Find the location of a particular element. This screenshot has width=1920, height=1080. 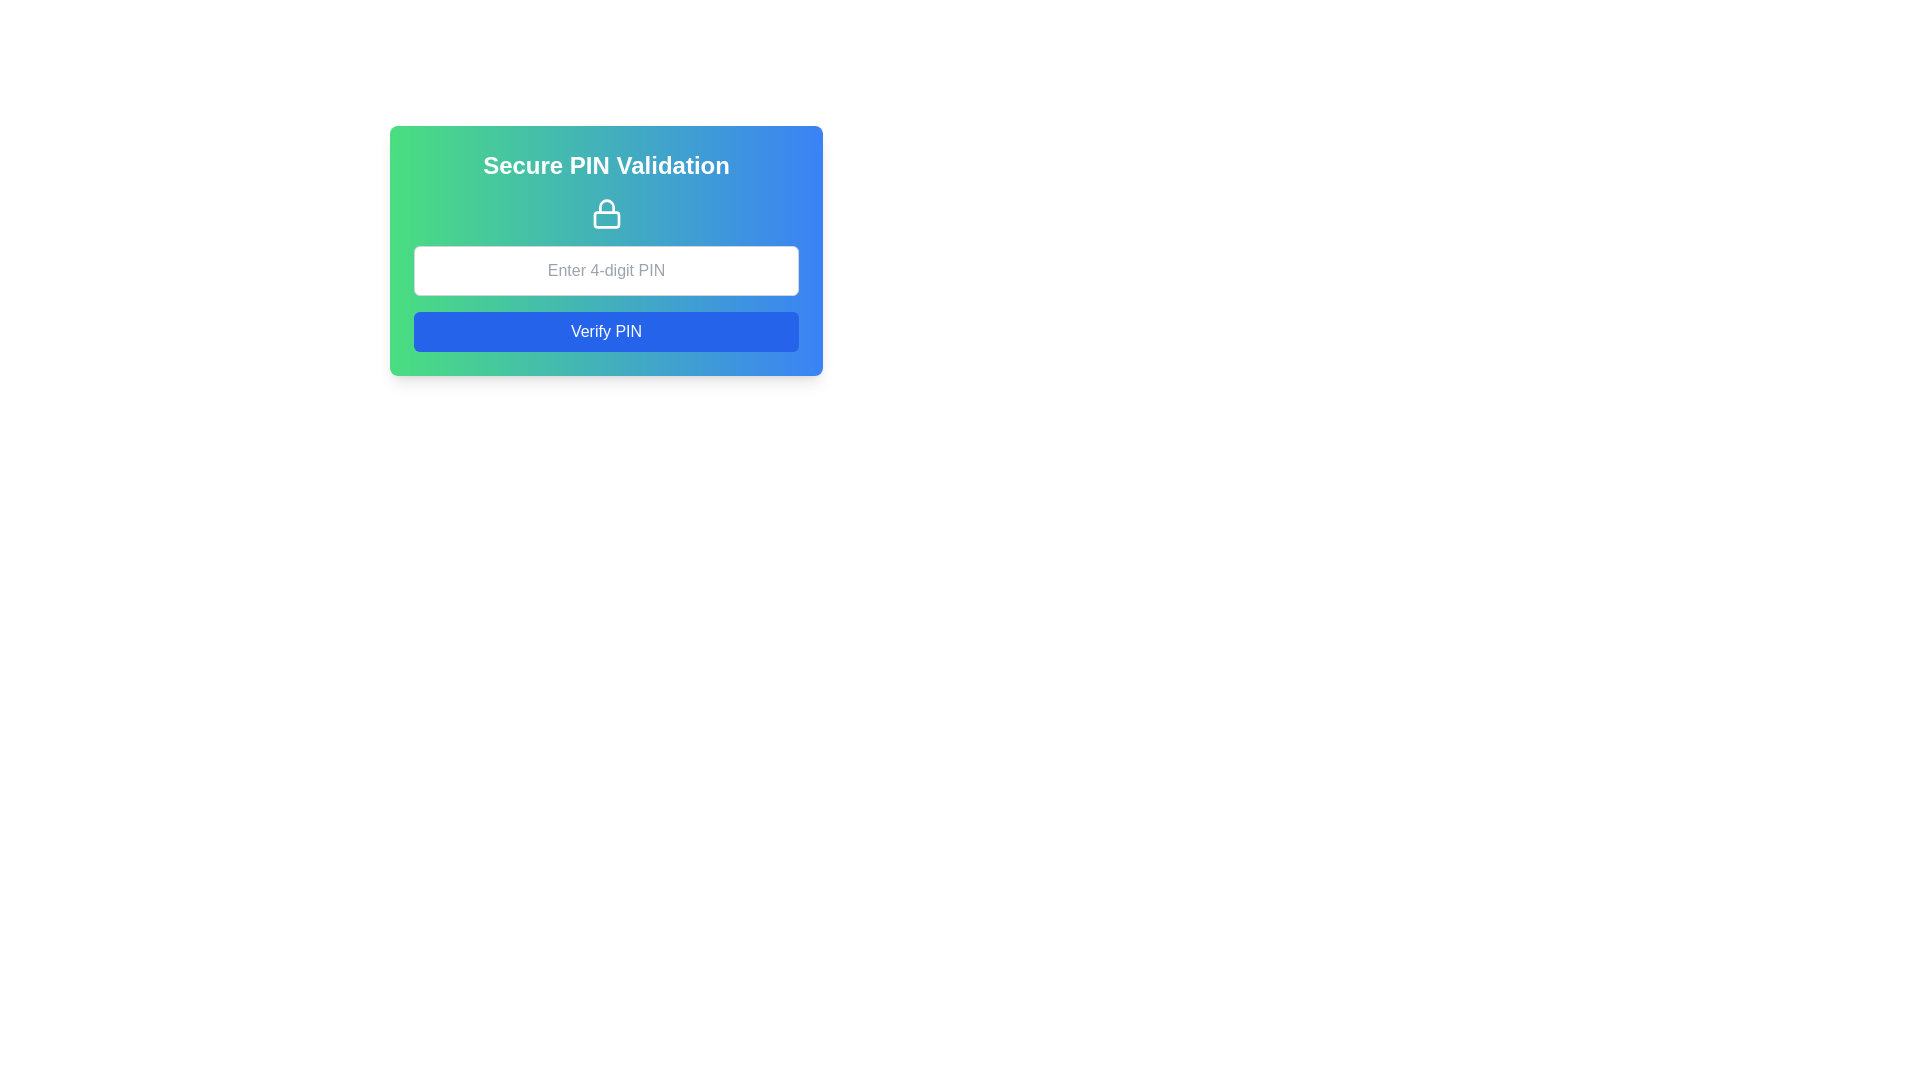

the rounded top portion of the lock graphic indicating security in the 'Secure PIN Validation' interface is located at coordinates (605, 206).